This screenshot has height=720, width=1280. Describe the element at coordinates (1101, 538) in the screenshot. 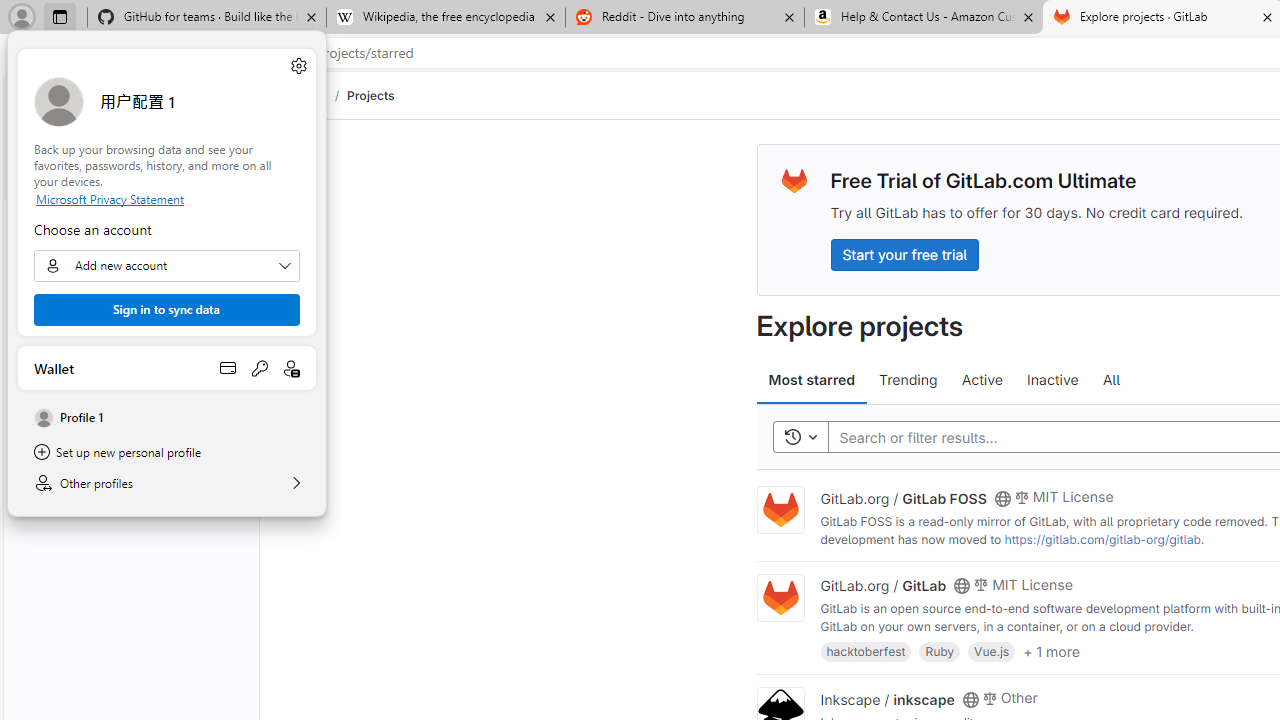

I see `'https://gitlab.com/gitlab-org/gitlab'` at that location.